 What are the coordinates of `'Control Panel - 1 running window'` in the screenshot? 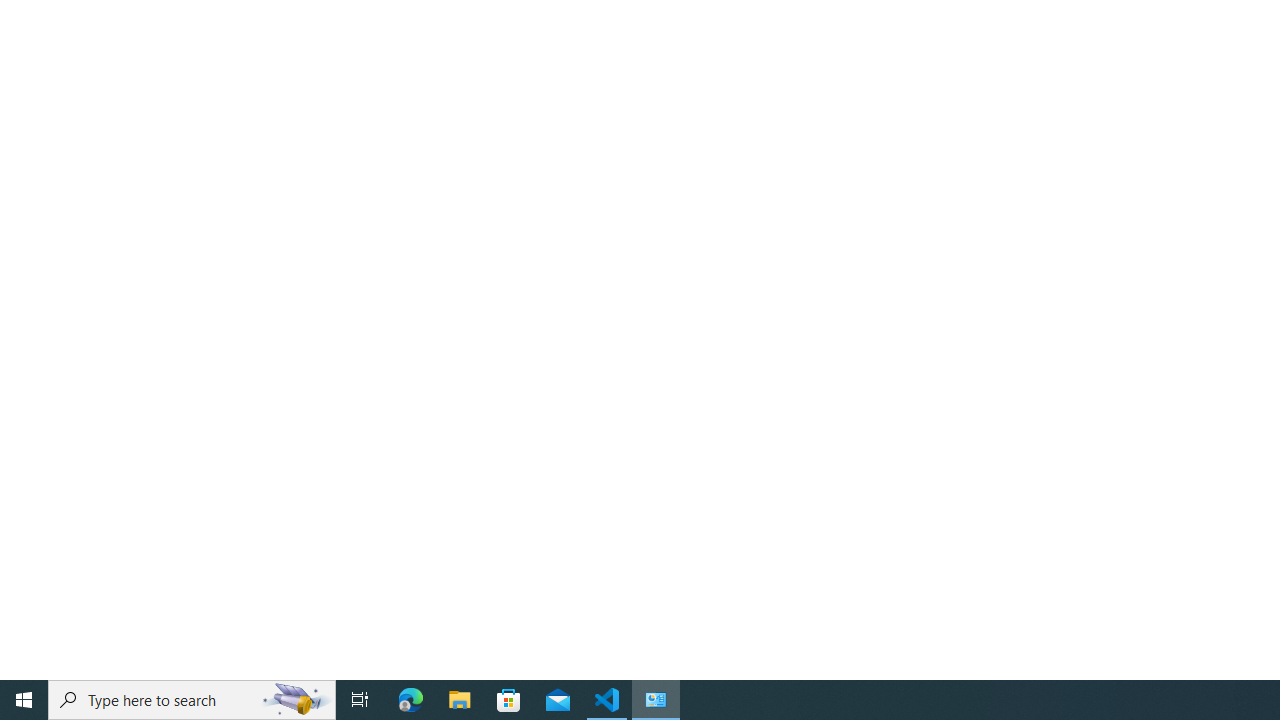 It's located at (656, 698).